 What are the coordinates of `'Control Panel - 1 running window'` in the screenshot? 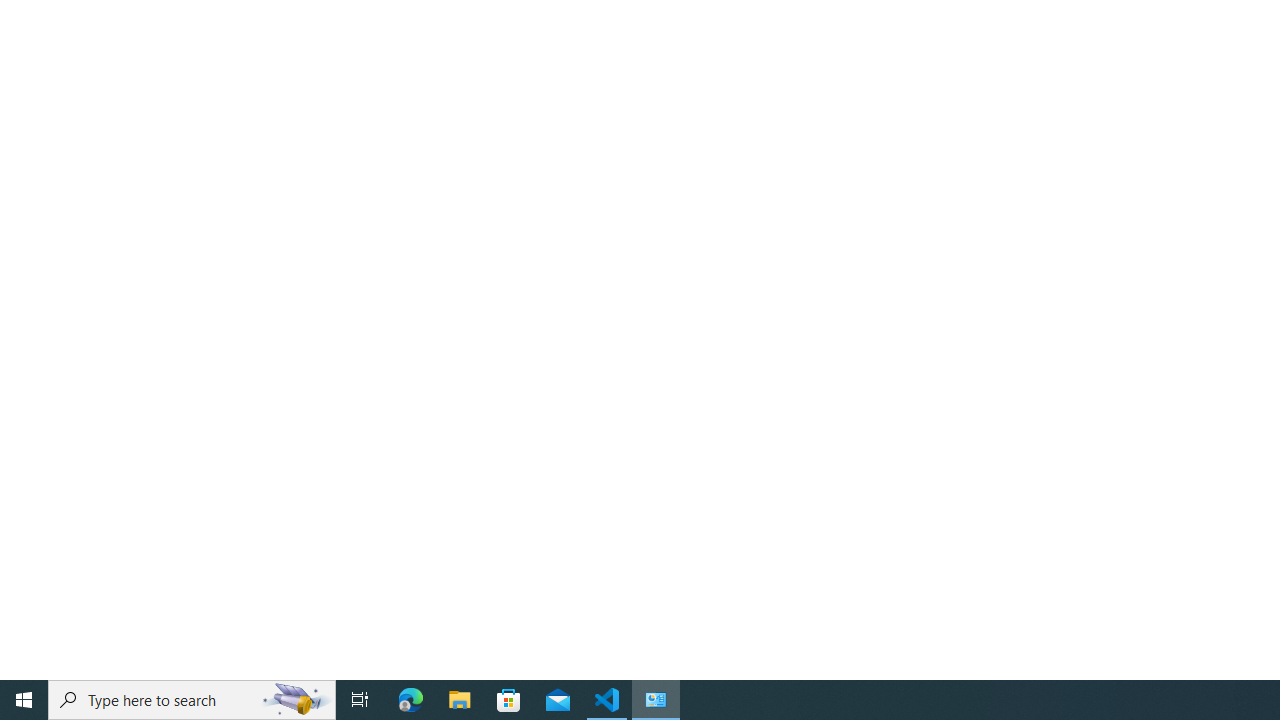 It's located at (656, 698).